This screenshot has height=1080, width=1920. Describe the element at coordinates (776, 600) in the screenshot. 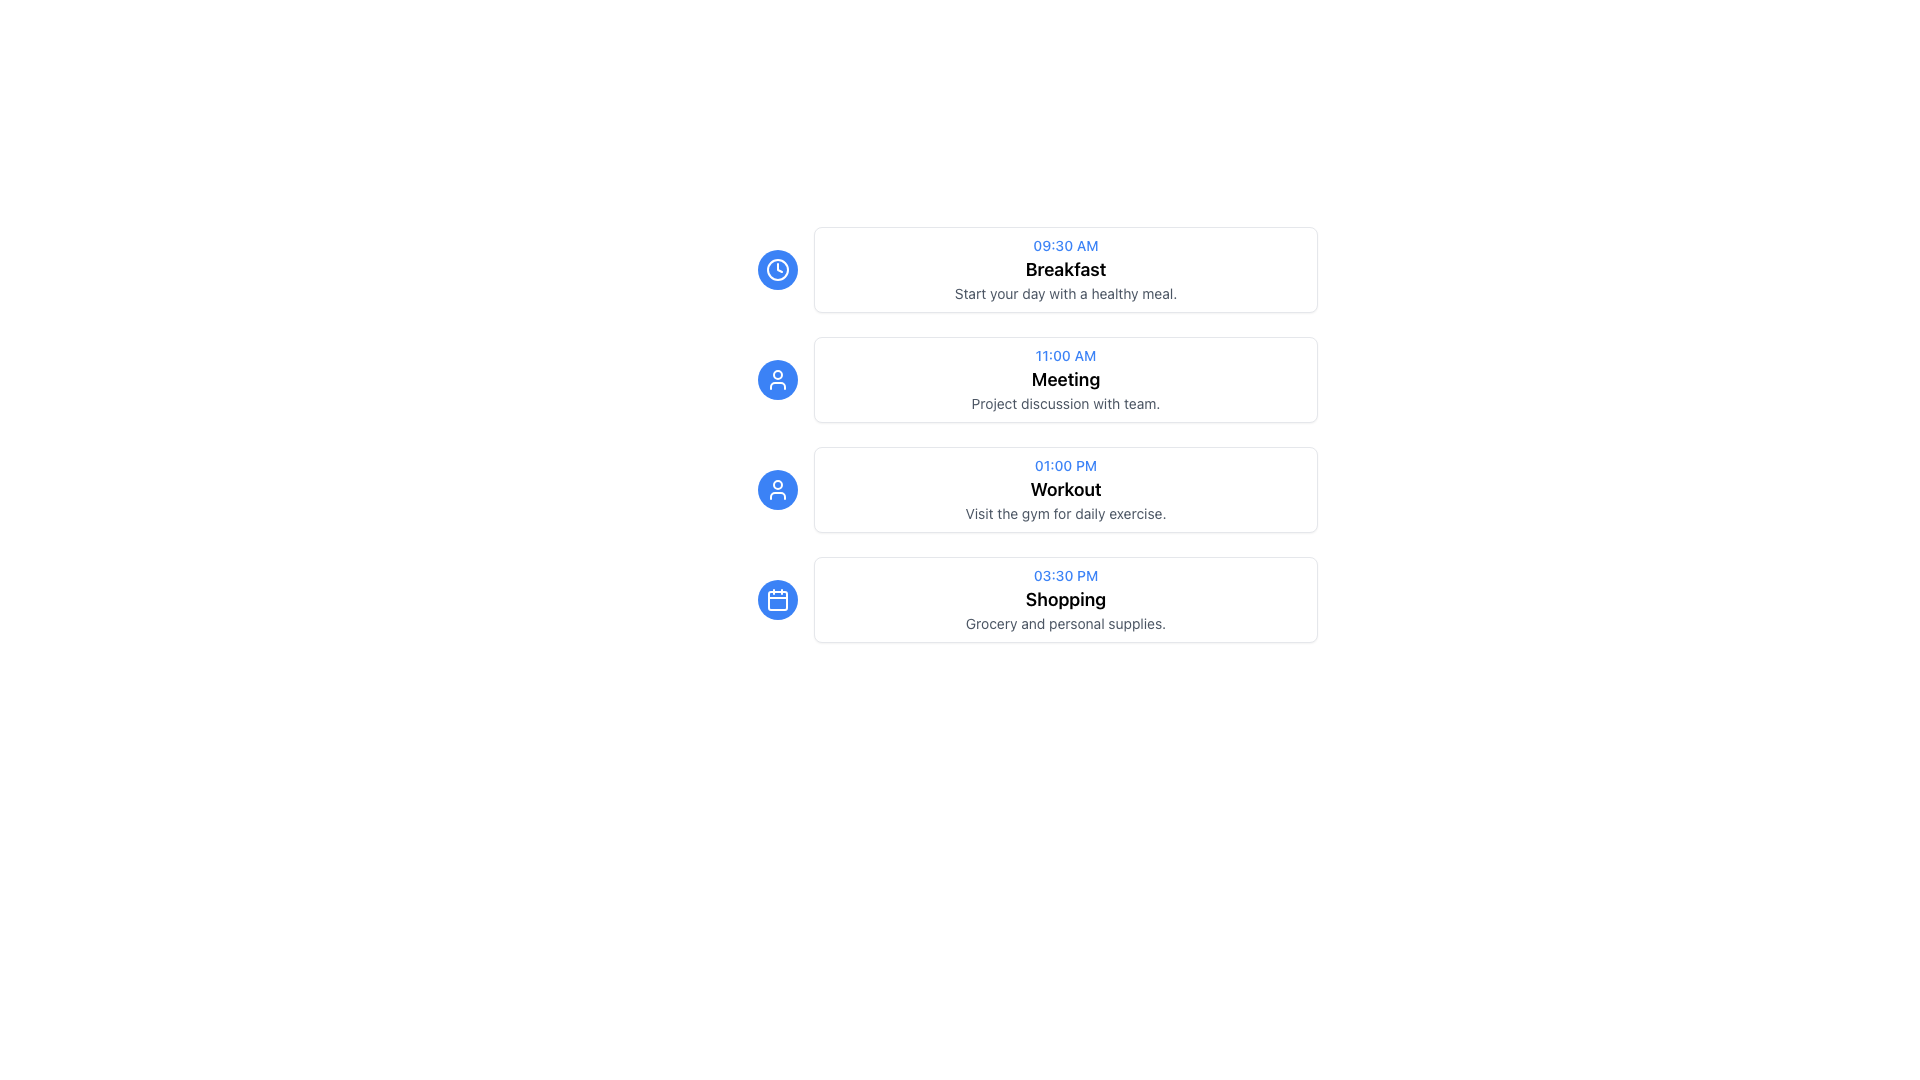

I see `the calendar icon that signifies the 3:30 PM 'Shopping' event, which is the last in a vertical sequence of icons on the left of scheduled events` at that location.